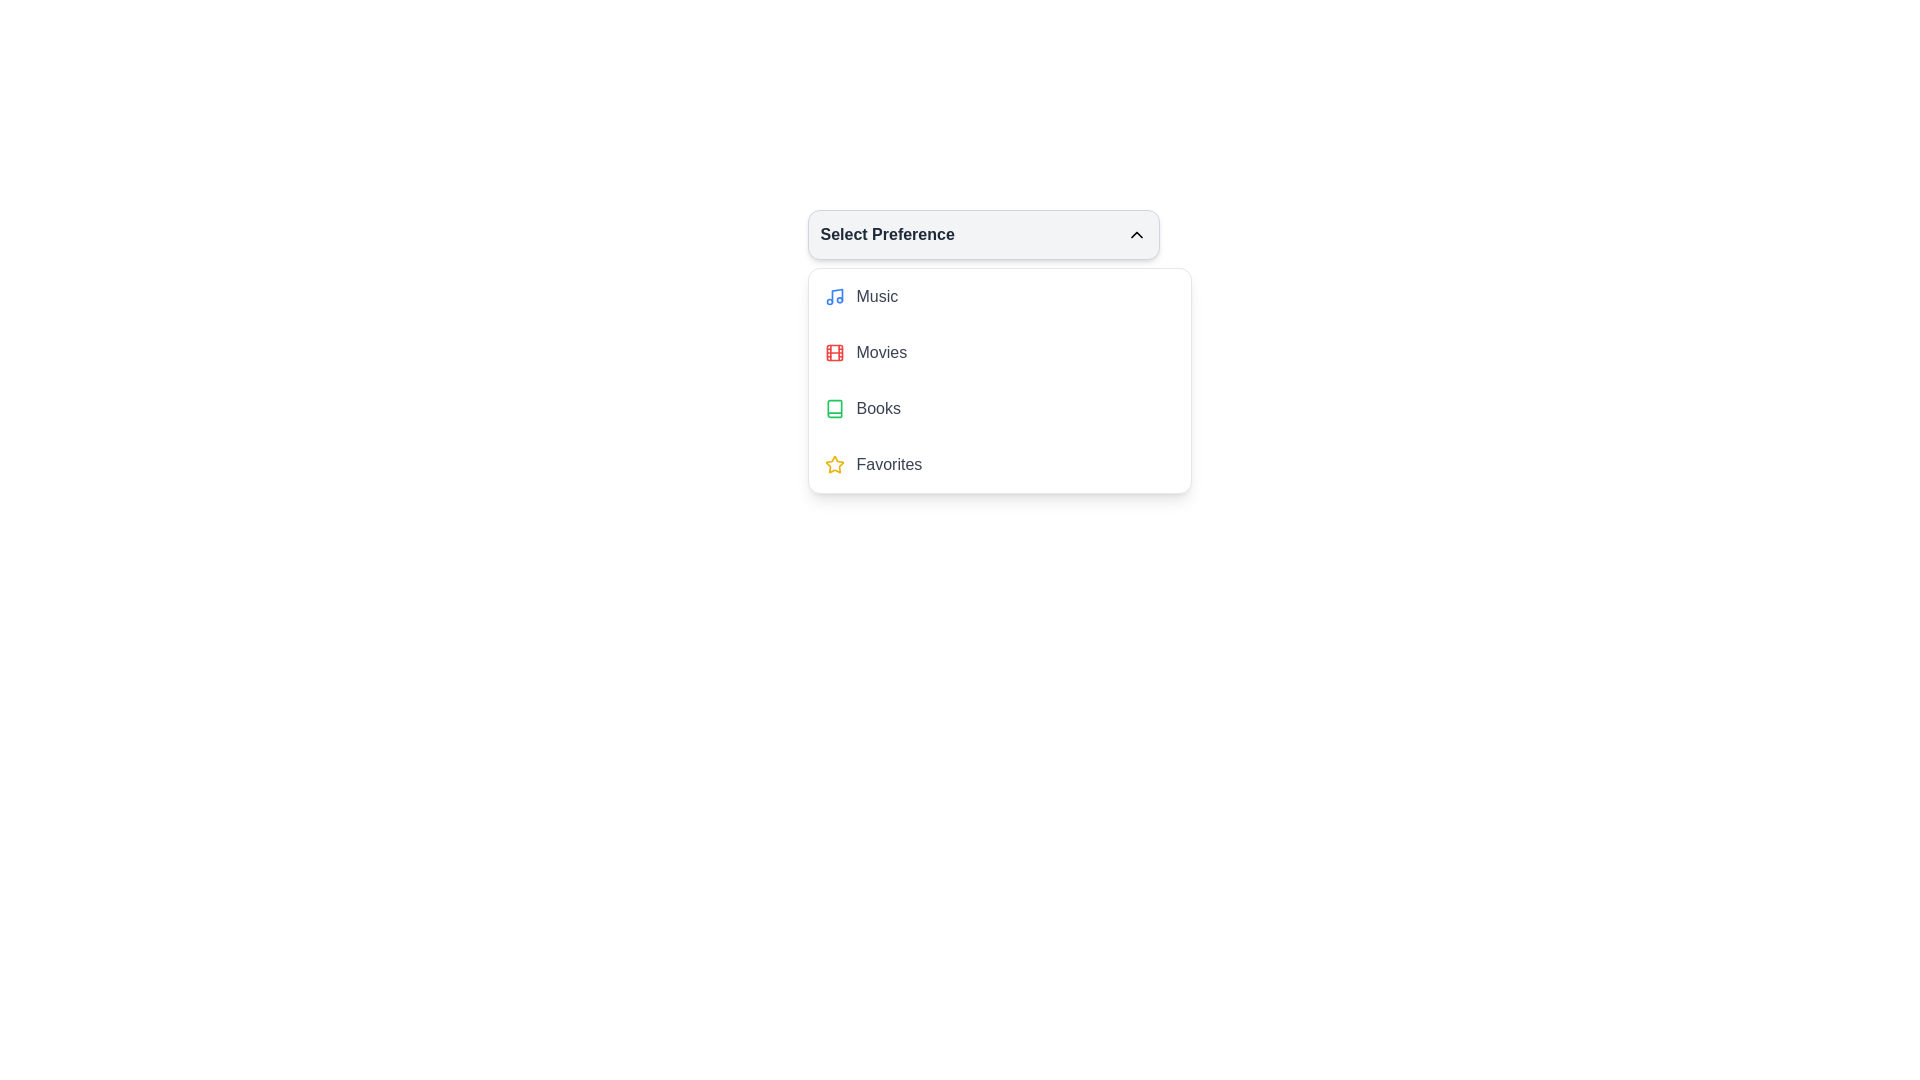 The height and width of the screenshot is (1080, 1920). Describe the element at coordinates (888, 465) in the screenshot. I see `the 'Favorites' text label in the dropdown menu, which is positioned to the right of a yellow star icon and is the last item in the list` at that location.